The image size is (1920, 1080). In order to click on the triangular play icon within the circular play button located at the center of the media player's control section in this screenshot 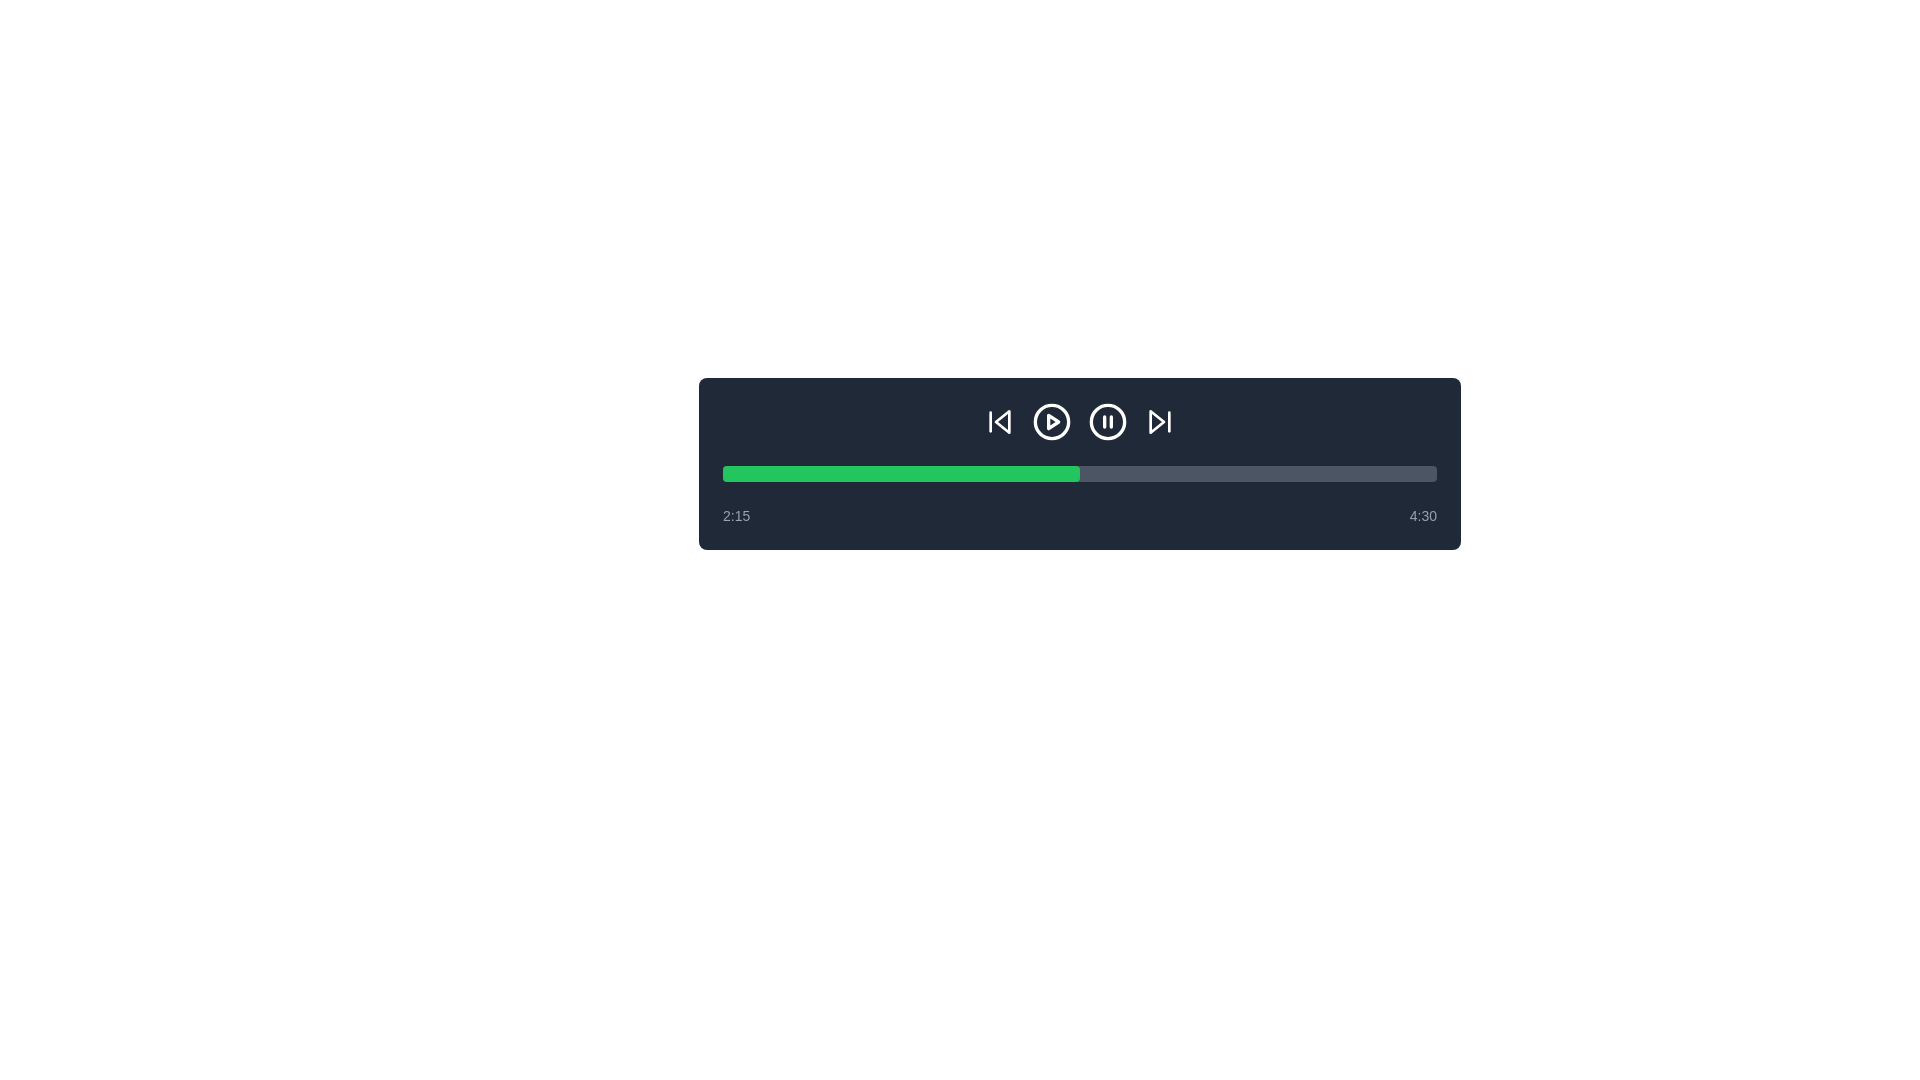, I will do `click(1052, 420)`.